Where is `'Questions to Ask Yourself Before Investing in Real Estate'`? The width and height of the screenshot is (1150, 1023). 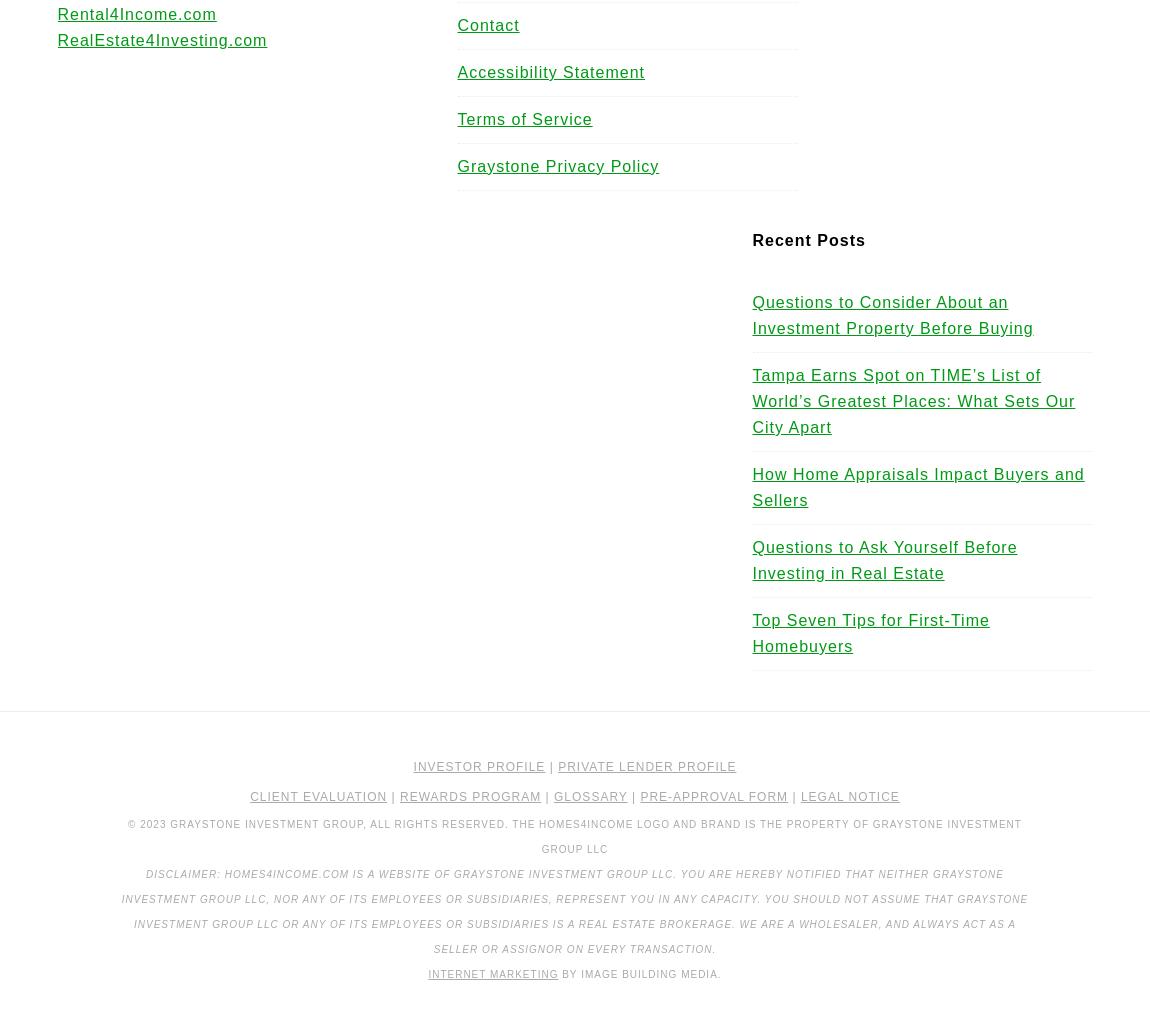 'Questions to Ask Yourself Before Investing in Real Estate' is located at coordinates (750, 560).